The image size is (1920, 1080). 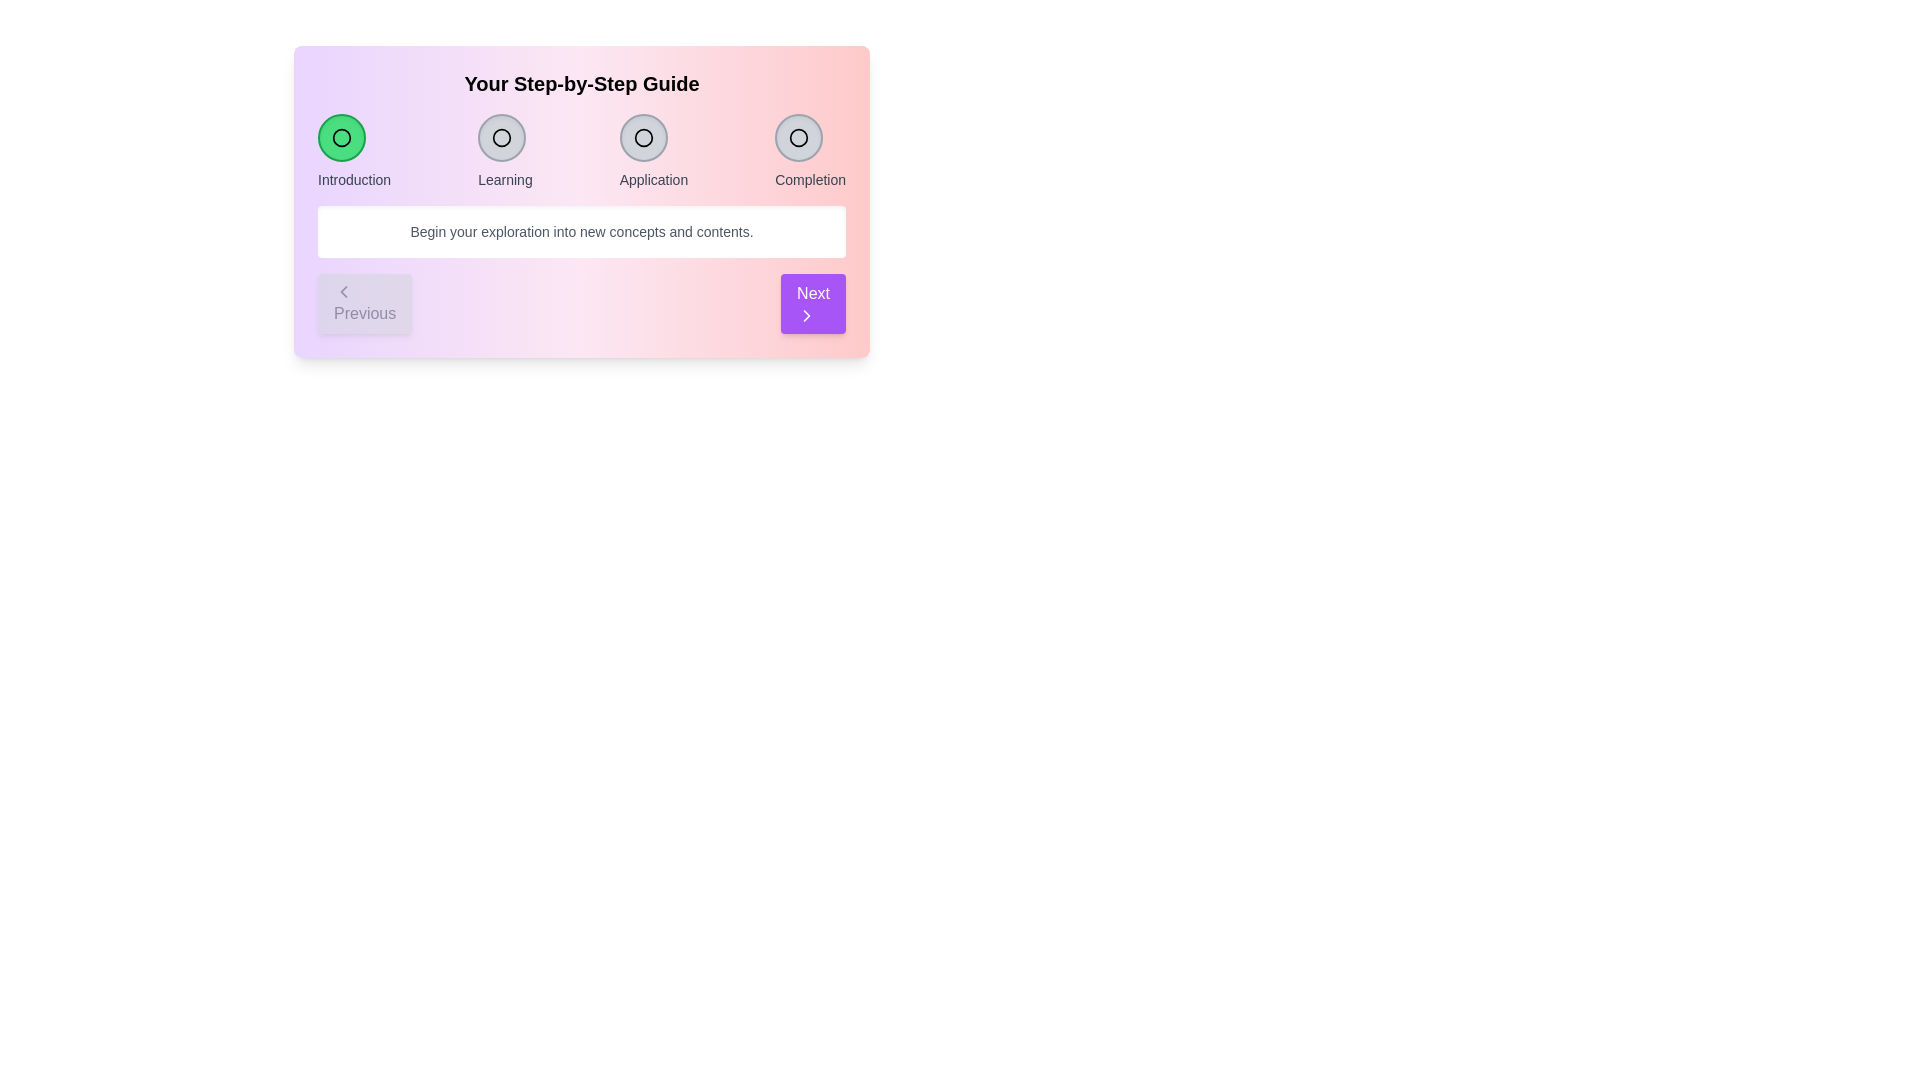 I want to click on the fourth button labeled 'Completion' in the upper-right corner of the navigation interface, so click(x=810, y=150).